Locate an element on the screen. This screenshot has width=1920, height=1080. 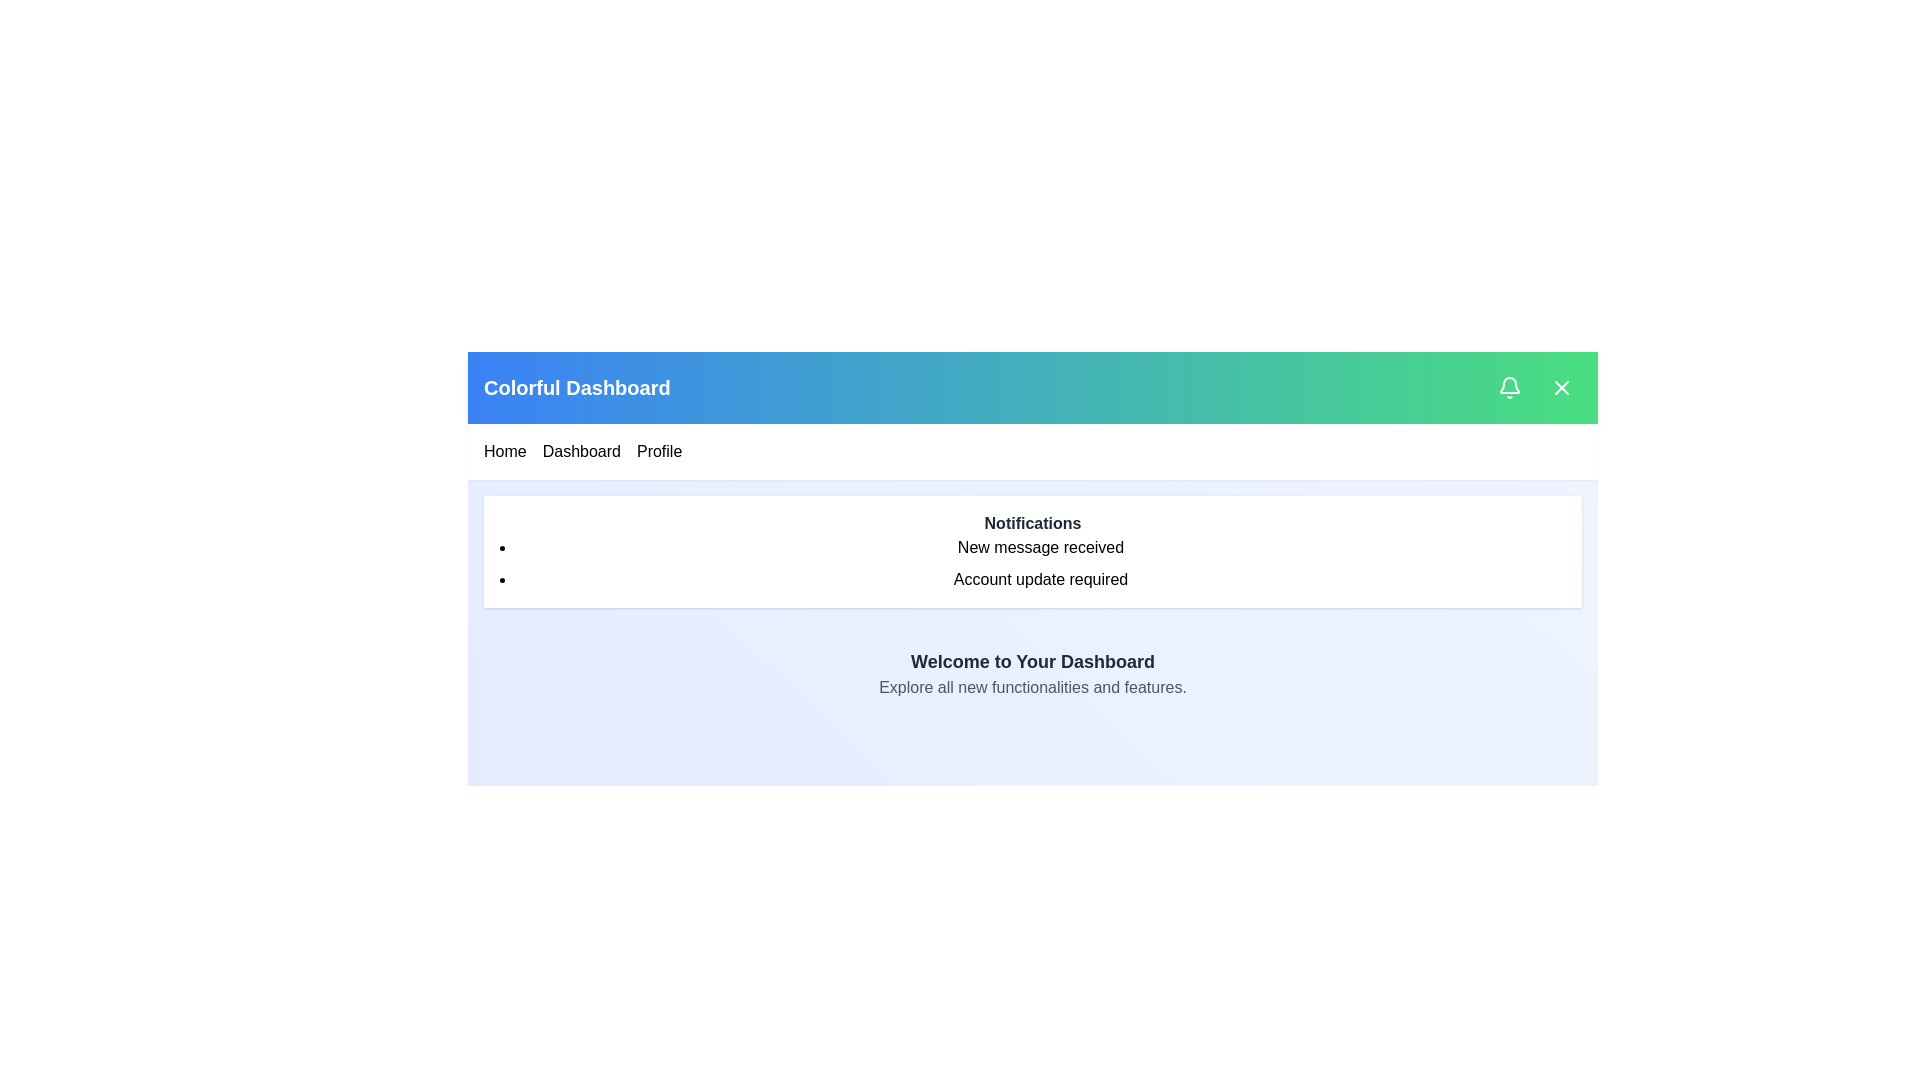
the navigation menu item Dashboard is located at coordinates (579, 451).